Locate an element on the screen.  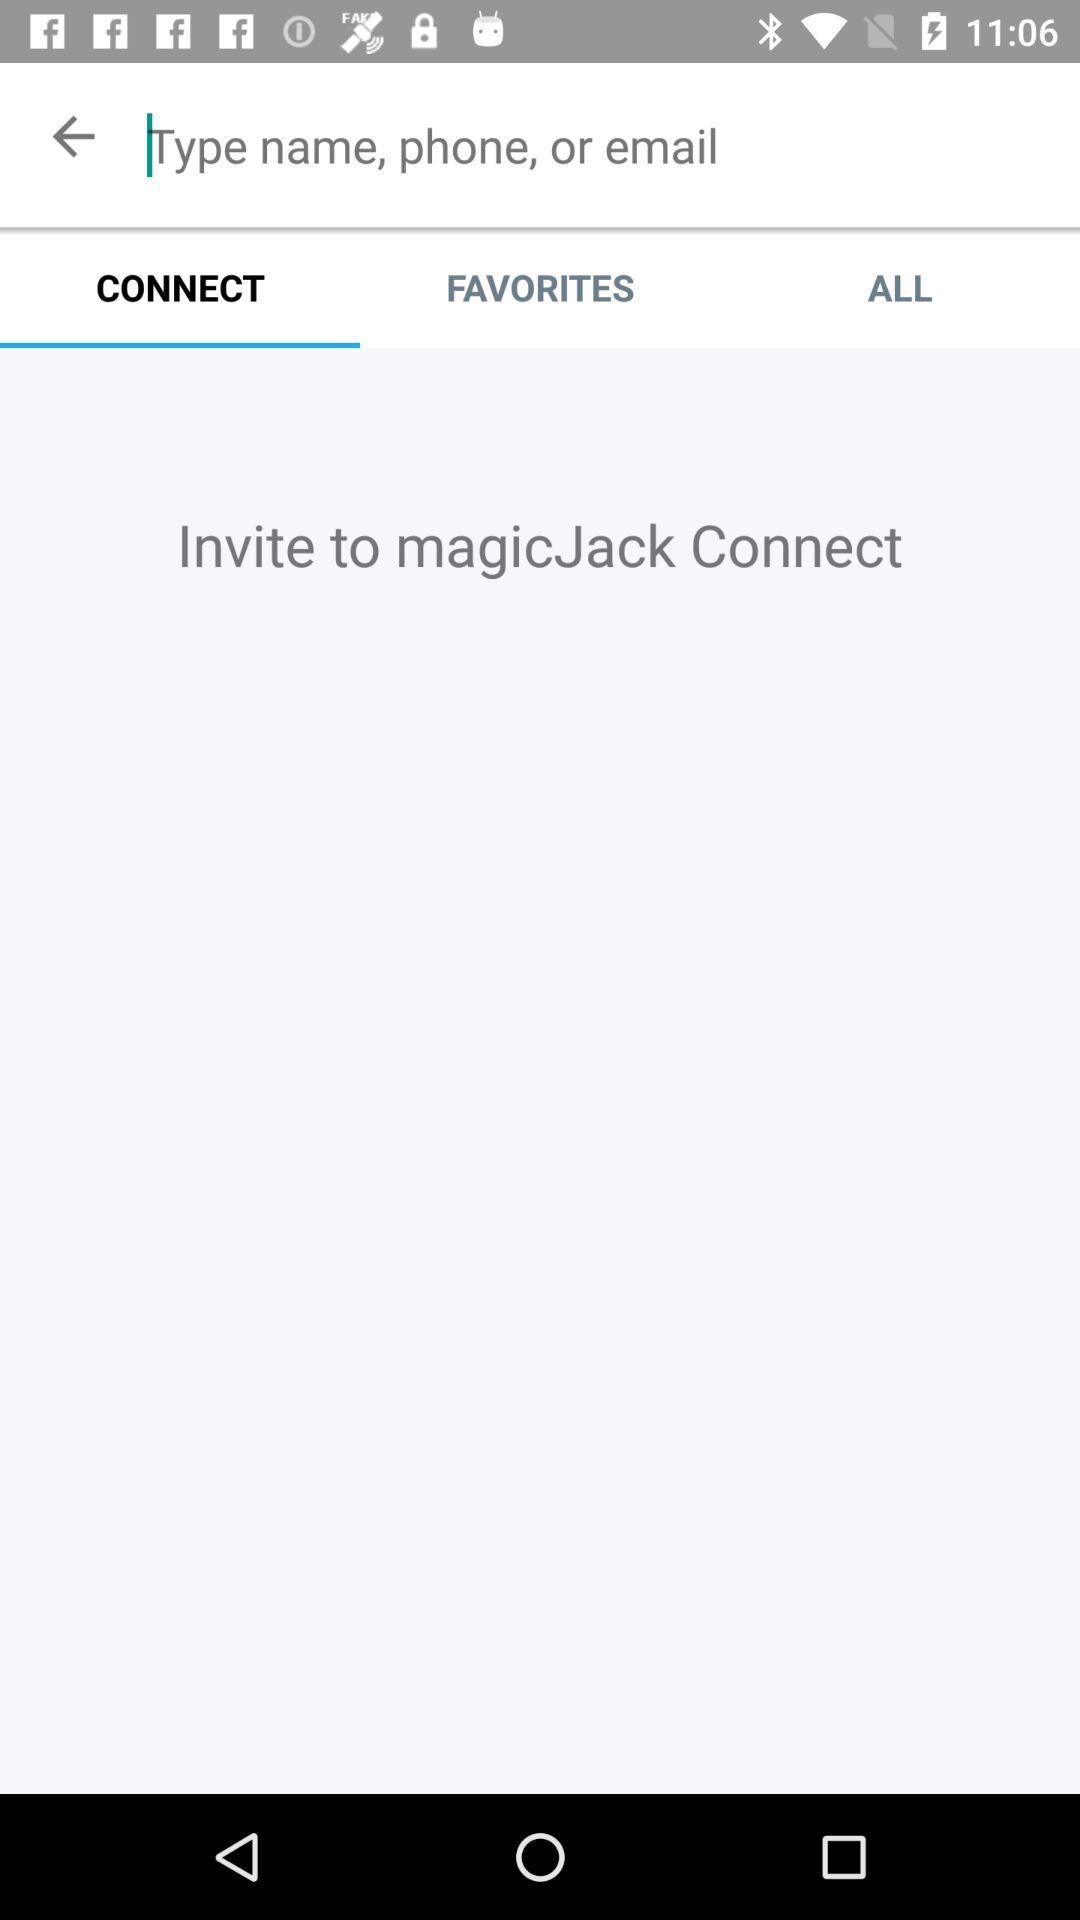
item to the right of the connect is located at coordinates (540, 286).